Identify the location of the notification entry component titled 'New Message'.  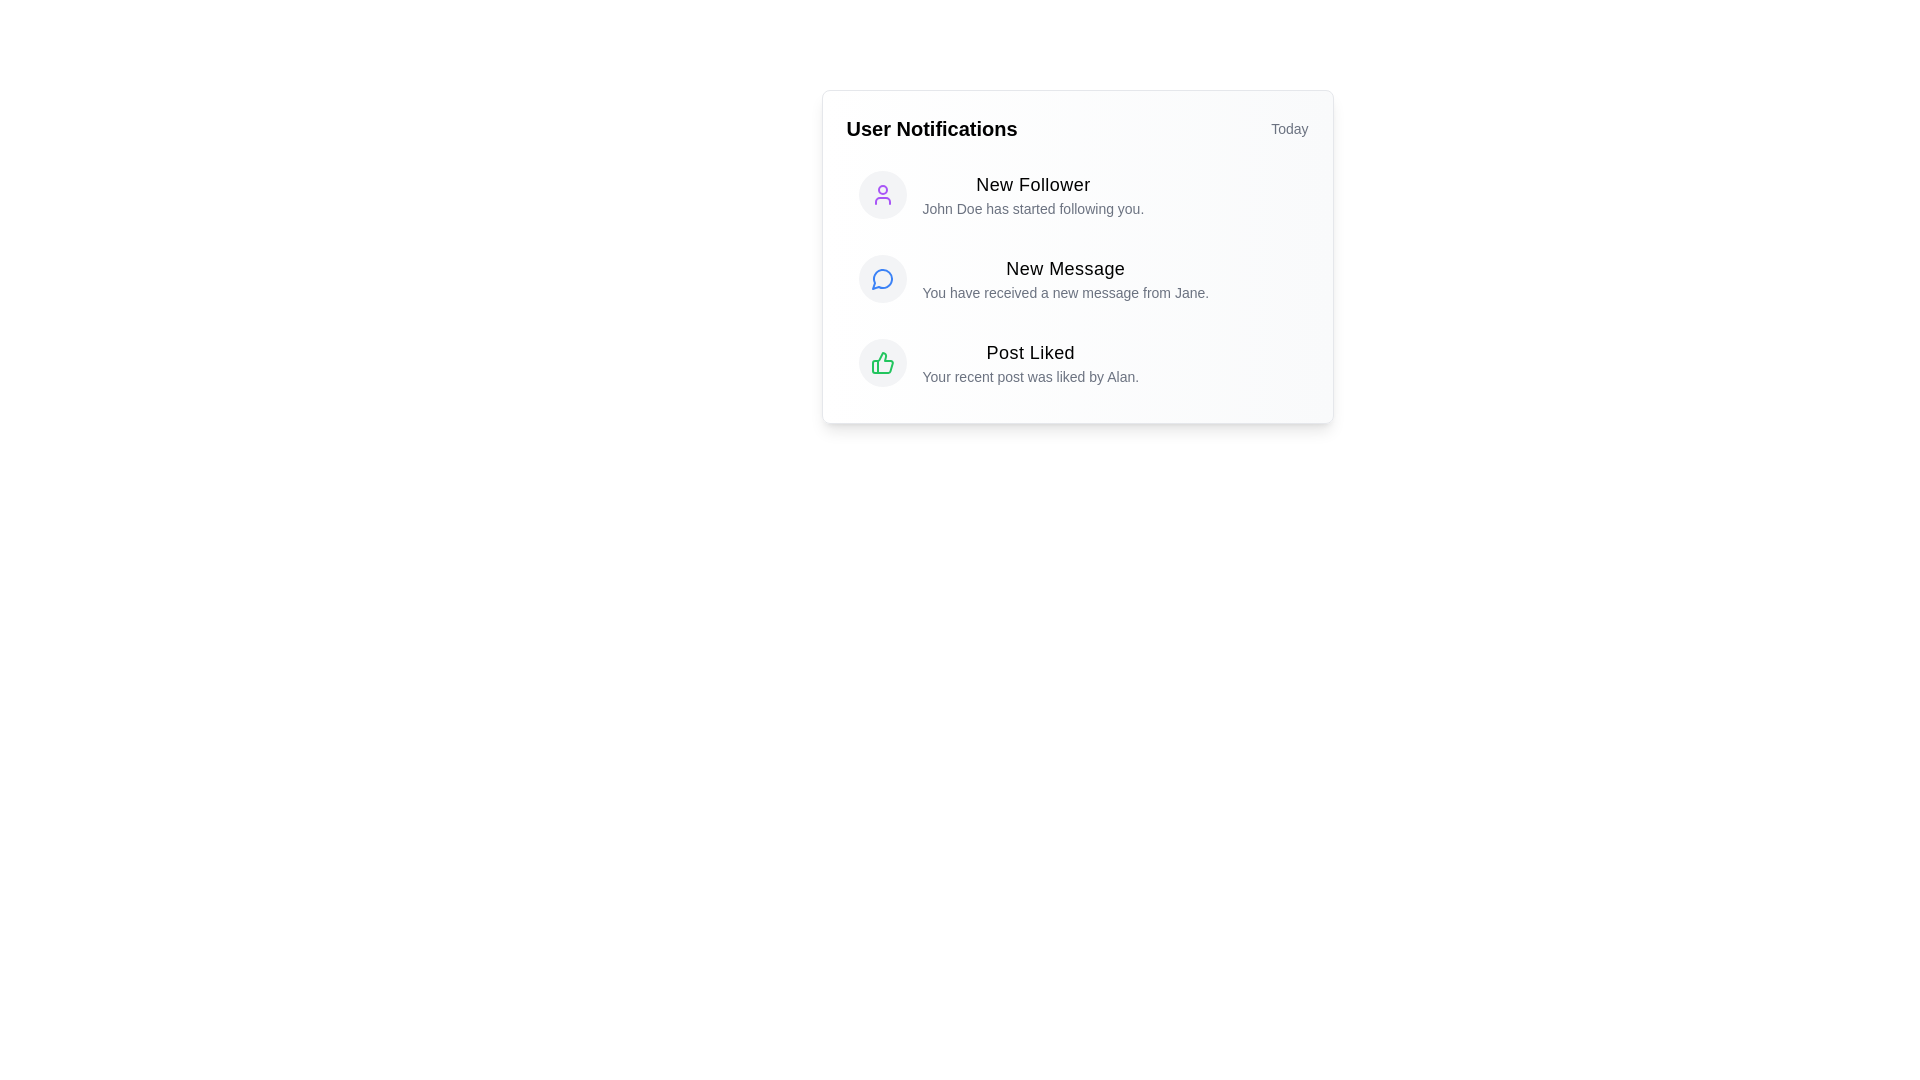
(1076, 278).